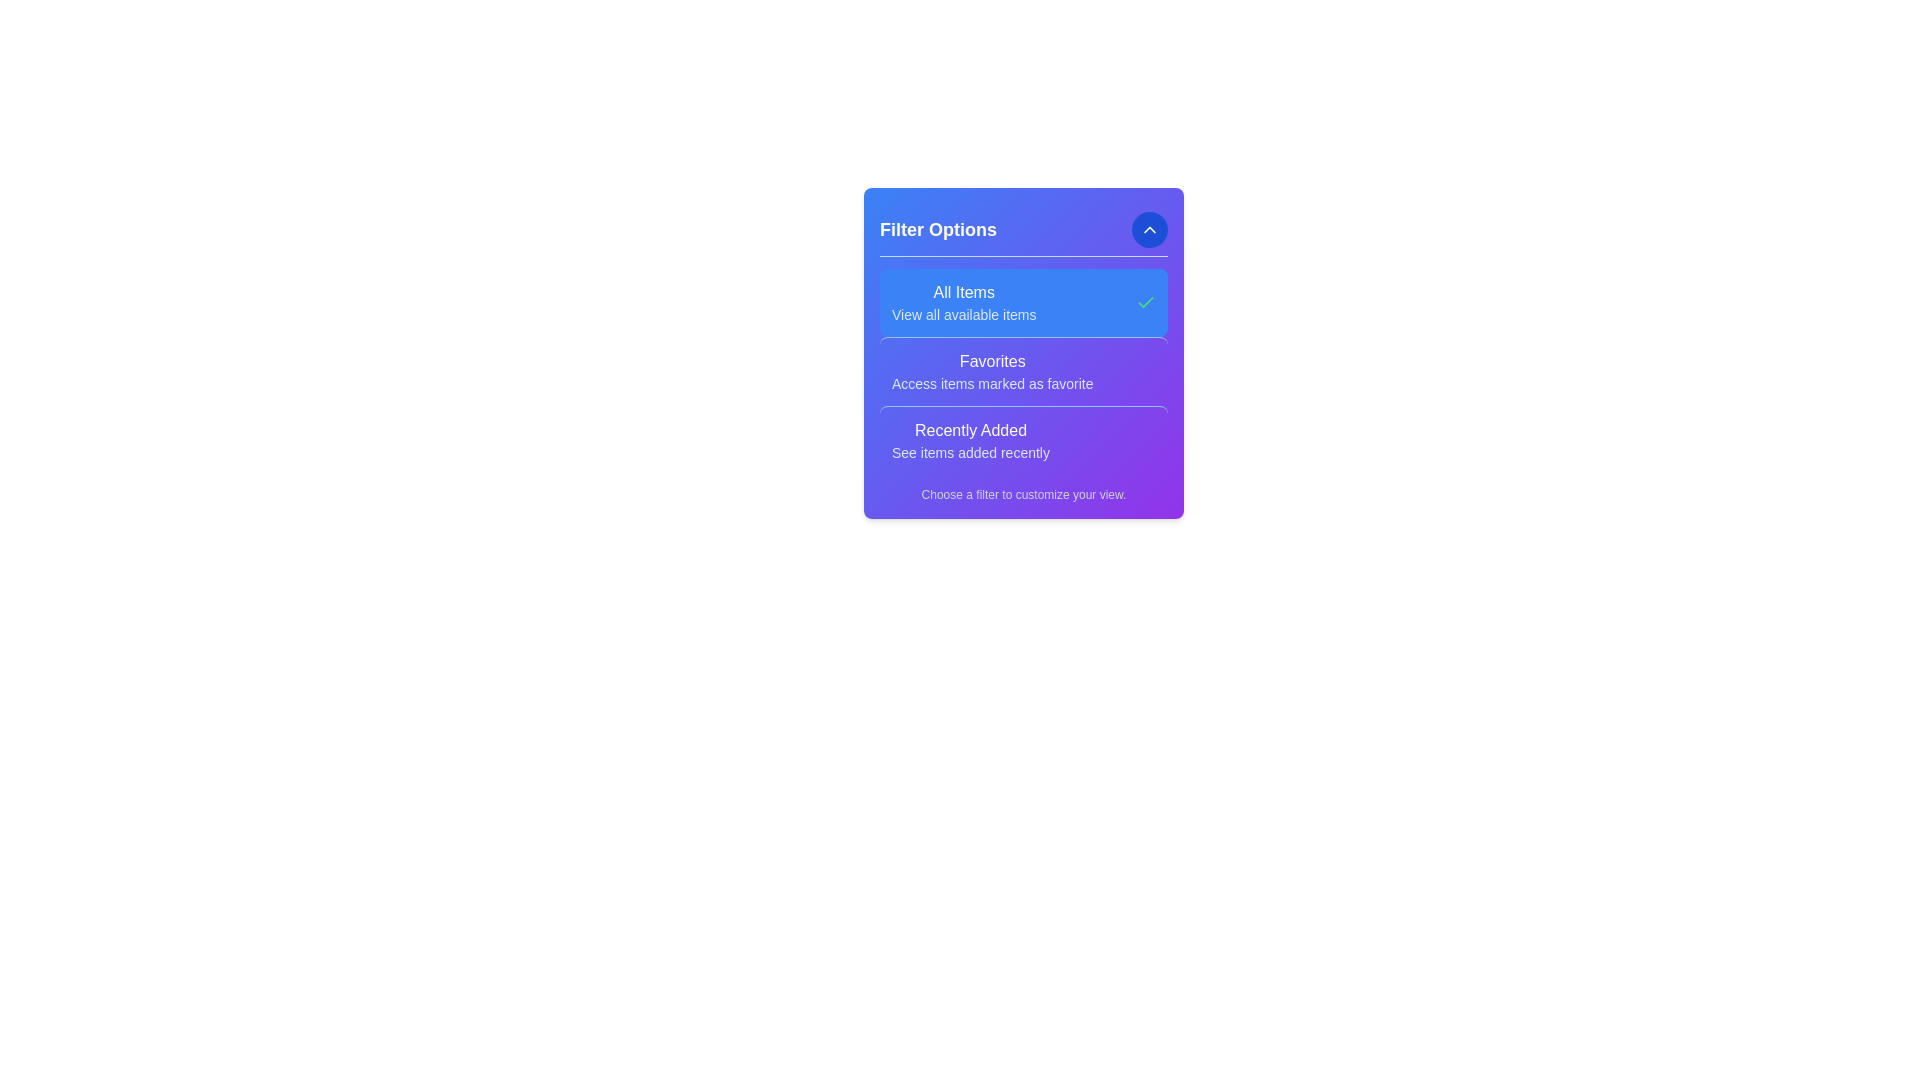 The image size is (1920, 1080). I want to click on the toggle button to change the visibility of the menu, so click(1150, 229).